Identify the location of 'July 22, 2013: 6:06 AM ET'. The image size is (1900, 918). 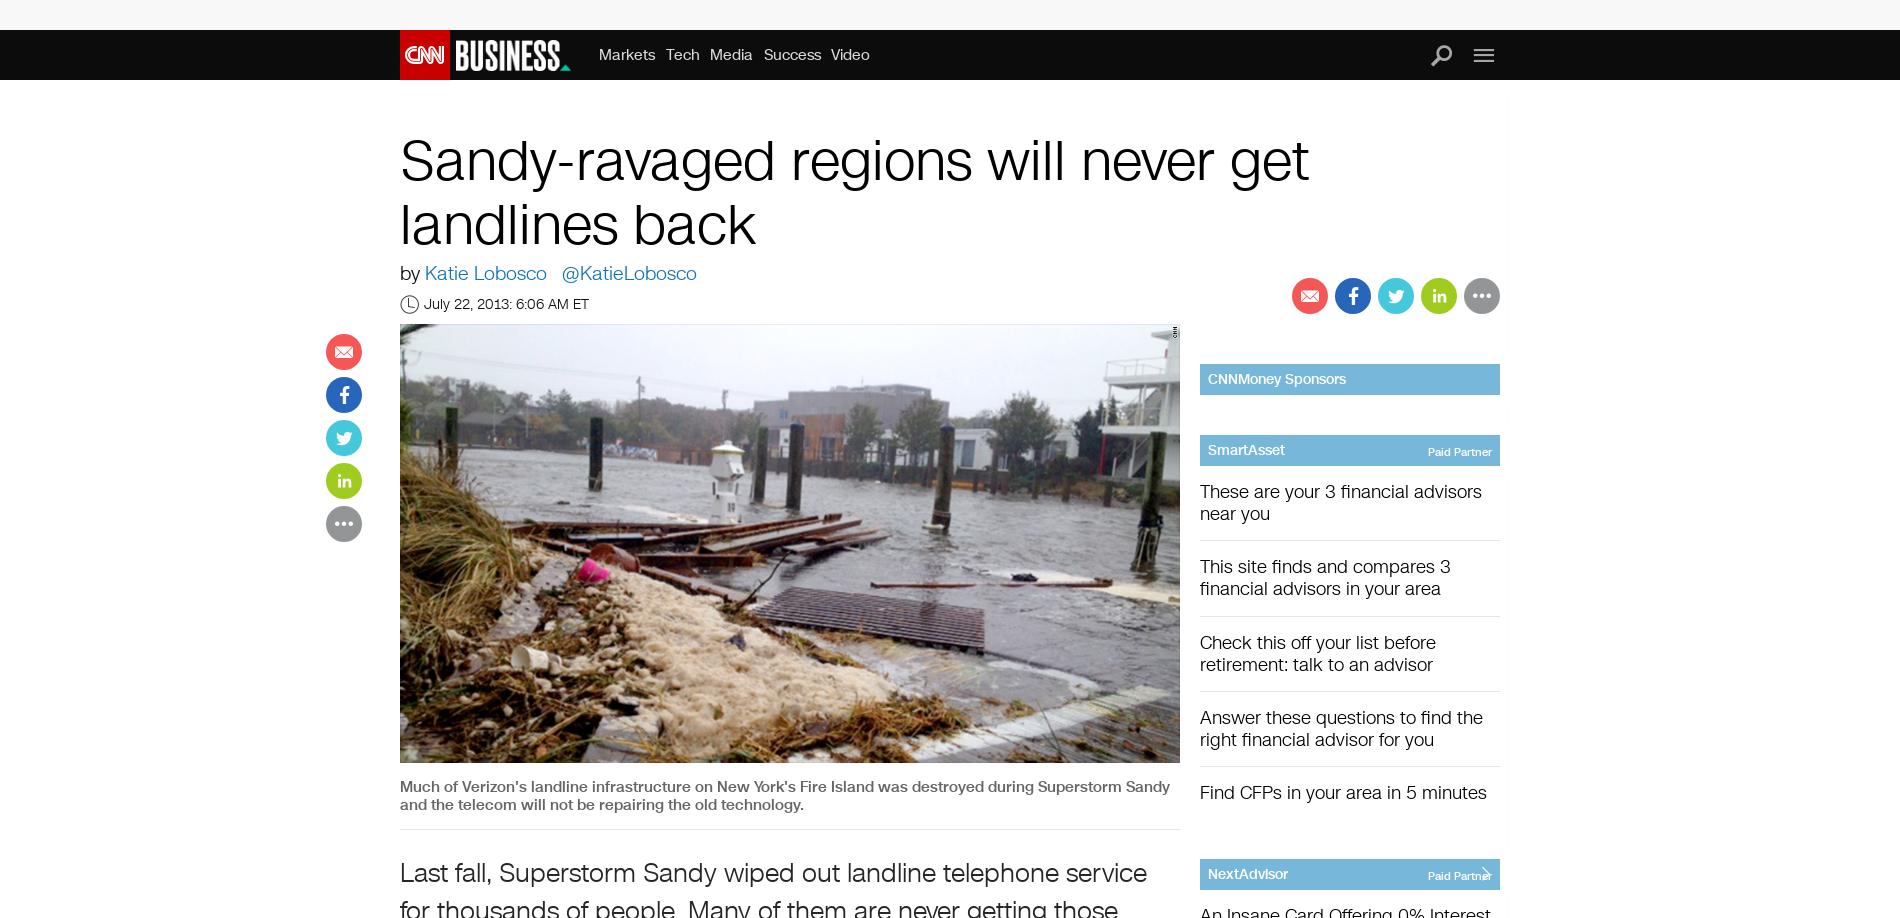
(506, 303).